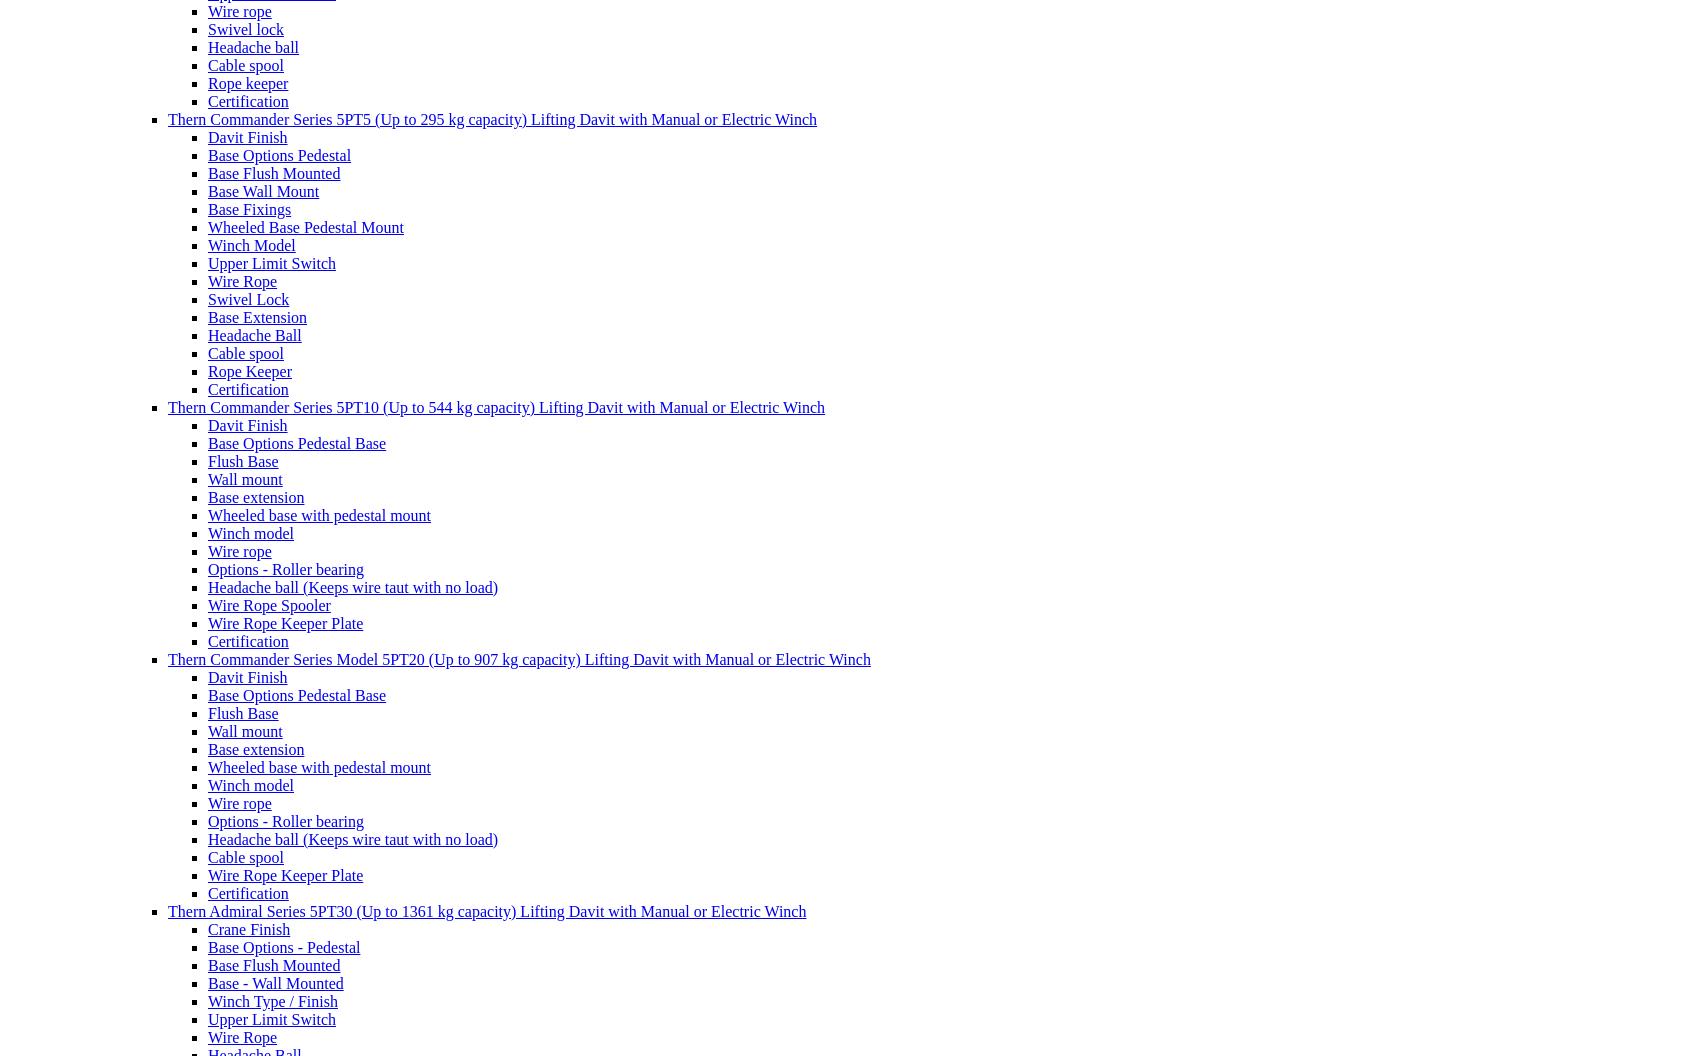 This screenshot has height=1056, width=1700. Describe the element at coordinates (166, 909) in the screenshot. I see `'Thern Admiral Series 5PT30 (Up to 1361 kg capacity) Lifting Davit with Manual or Electric Winch'` at that location.